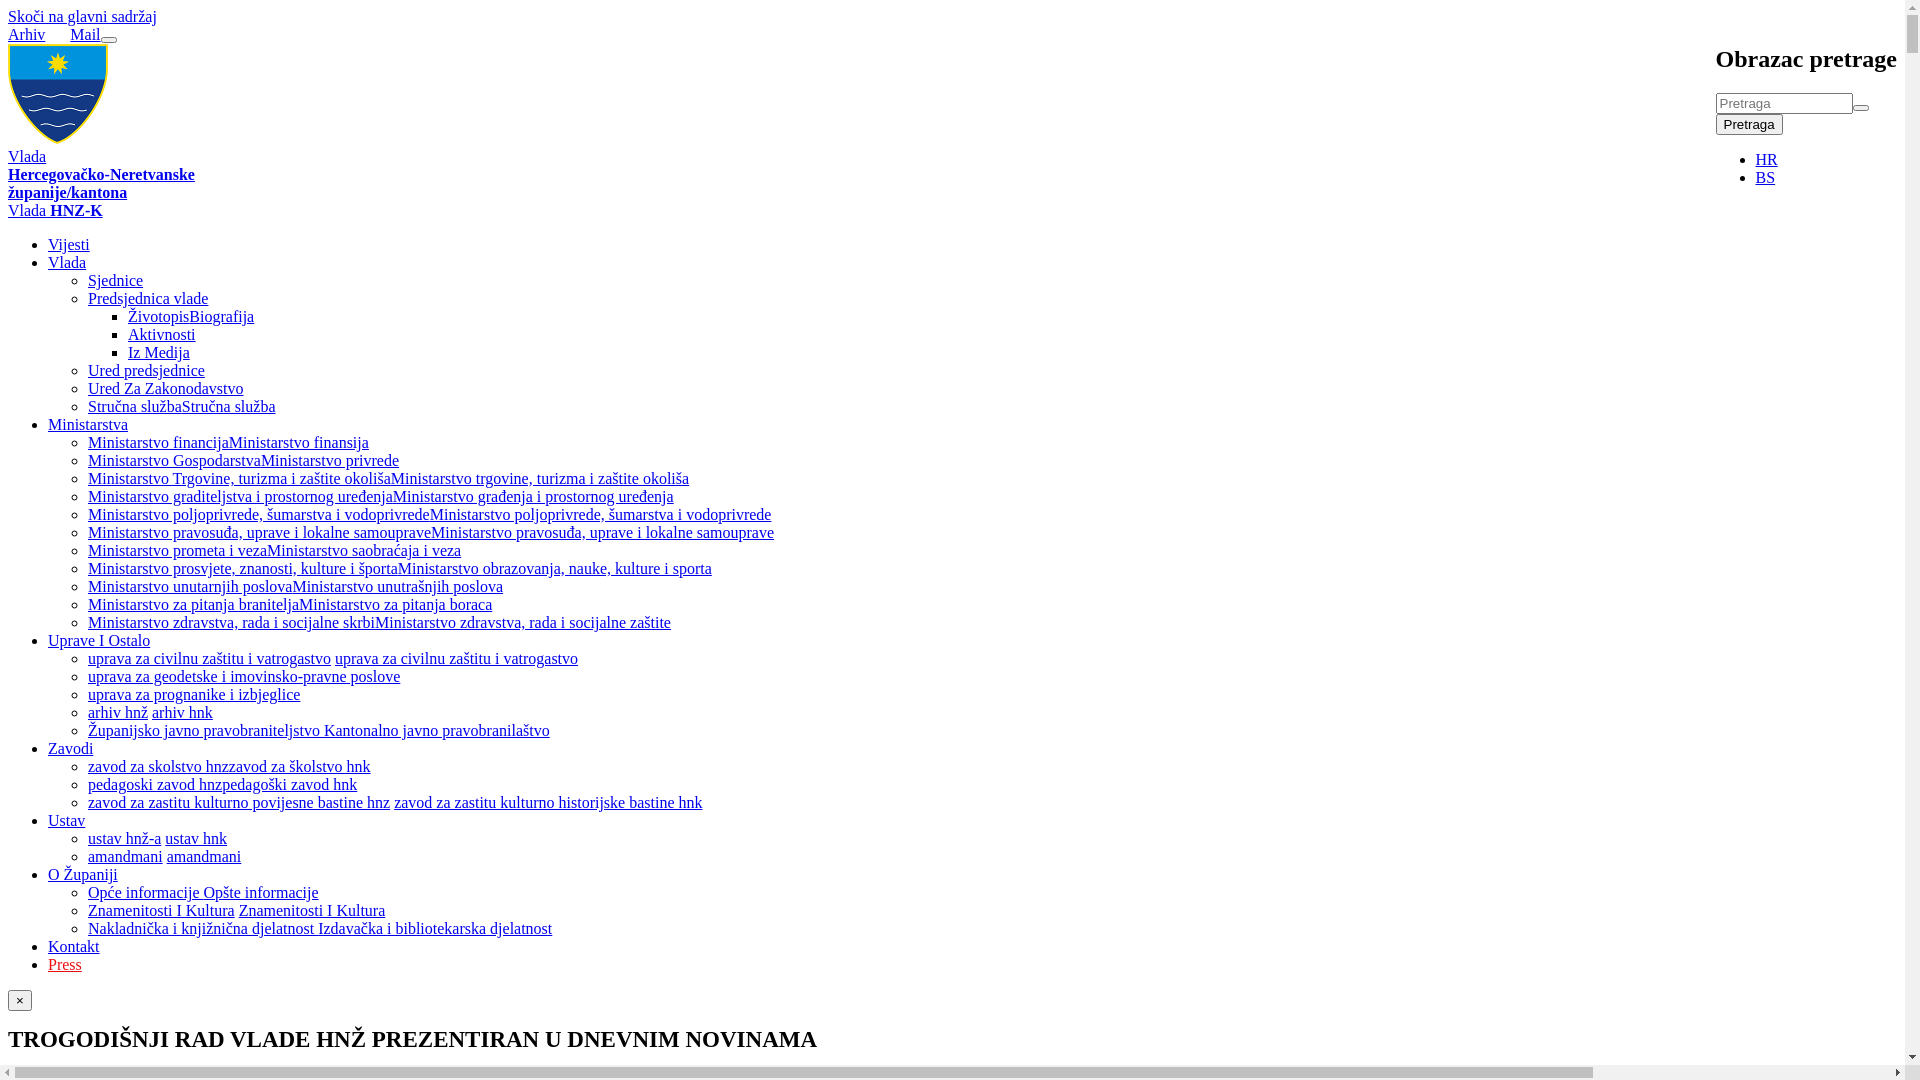 The image size is (1920, 1080). I want to click on 'Ministarstvo za pitanja branitelja', so click(193, 603).